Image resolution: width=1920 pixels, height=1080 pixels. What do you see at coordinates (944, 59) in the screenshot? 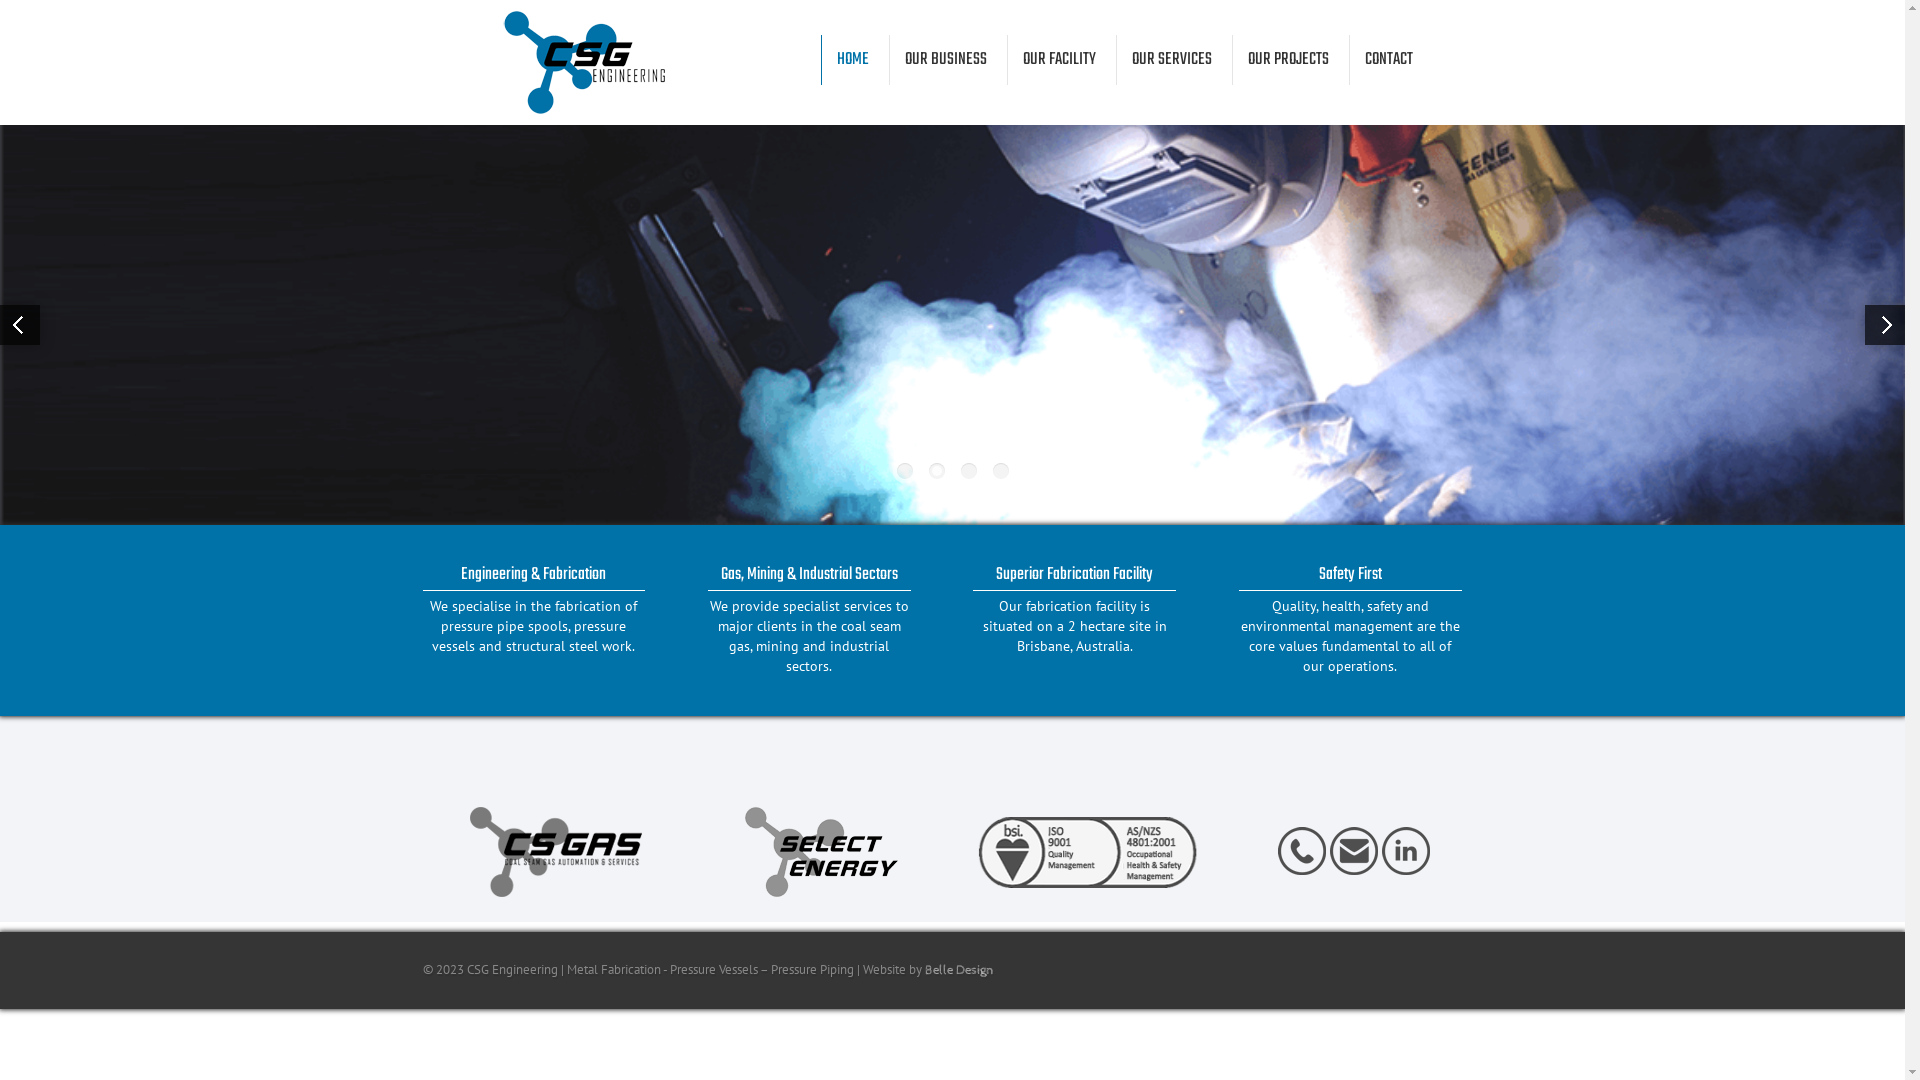
I see `'OUR BUSINESS'` at bounding box center [944, 59].